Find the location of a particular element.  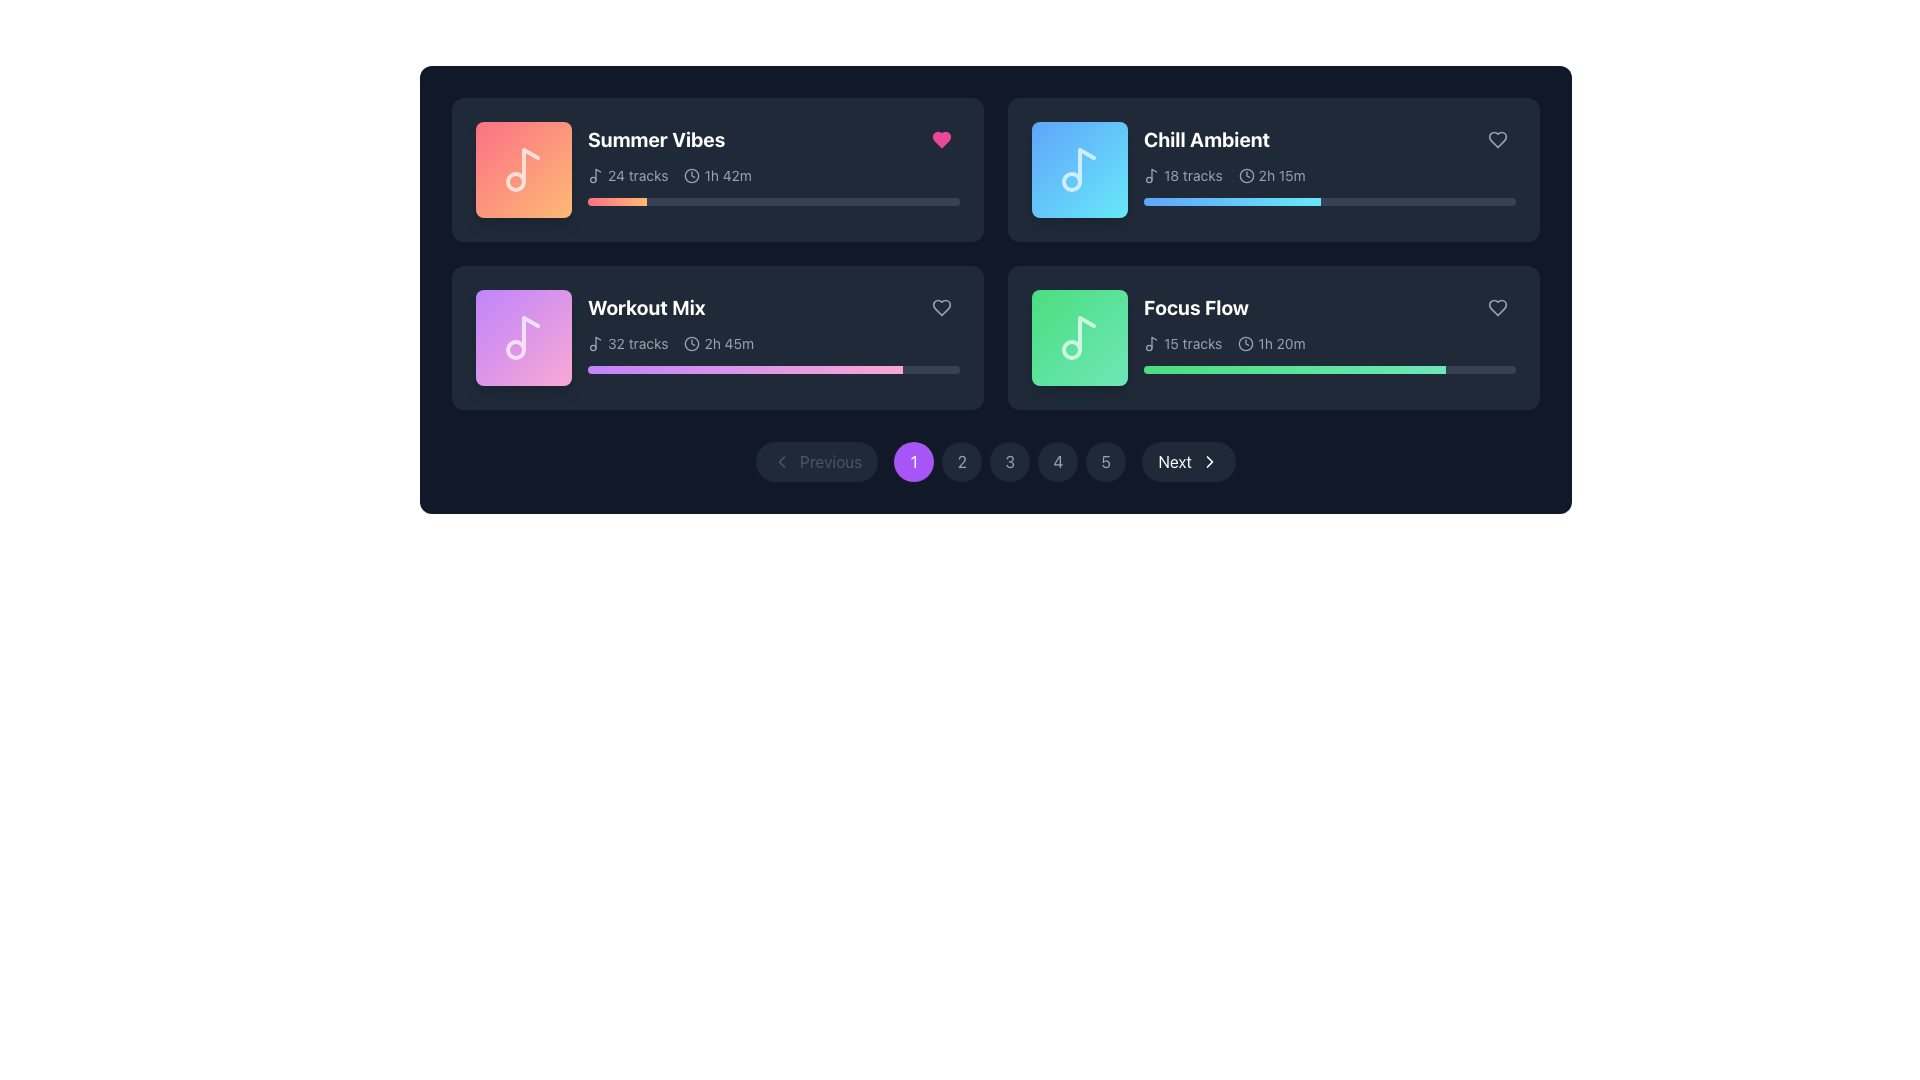

the circular button labeled '3' is located at coordinates (1010, 462).